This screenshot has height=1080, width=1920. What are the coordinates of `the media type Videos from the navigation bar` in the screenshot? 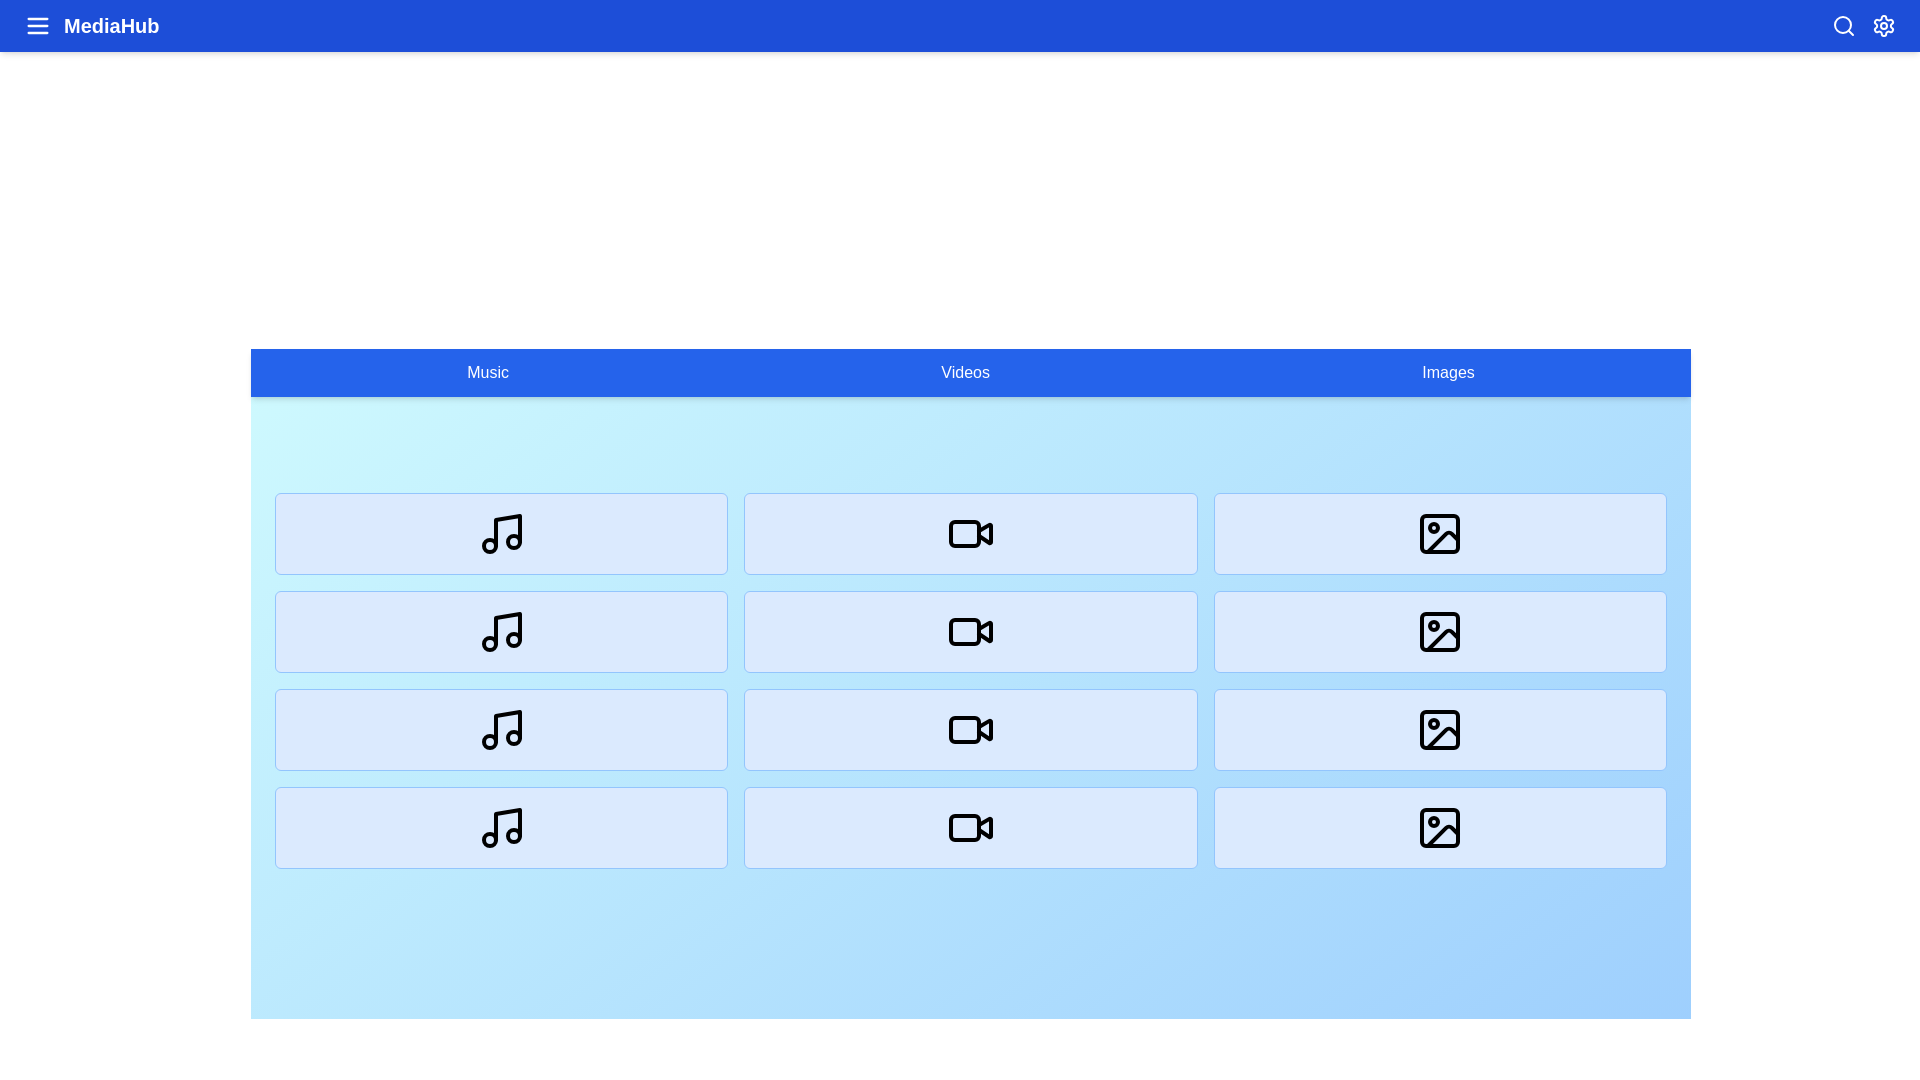 It's located at (964, 373).